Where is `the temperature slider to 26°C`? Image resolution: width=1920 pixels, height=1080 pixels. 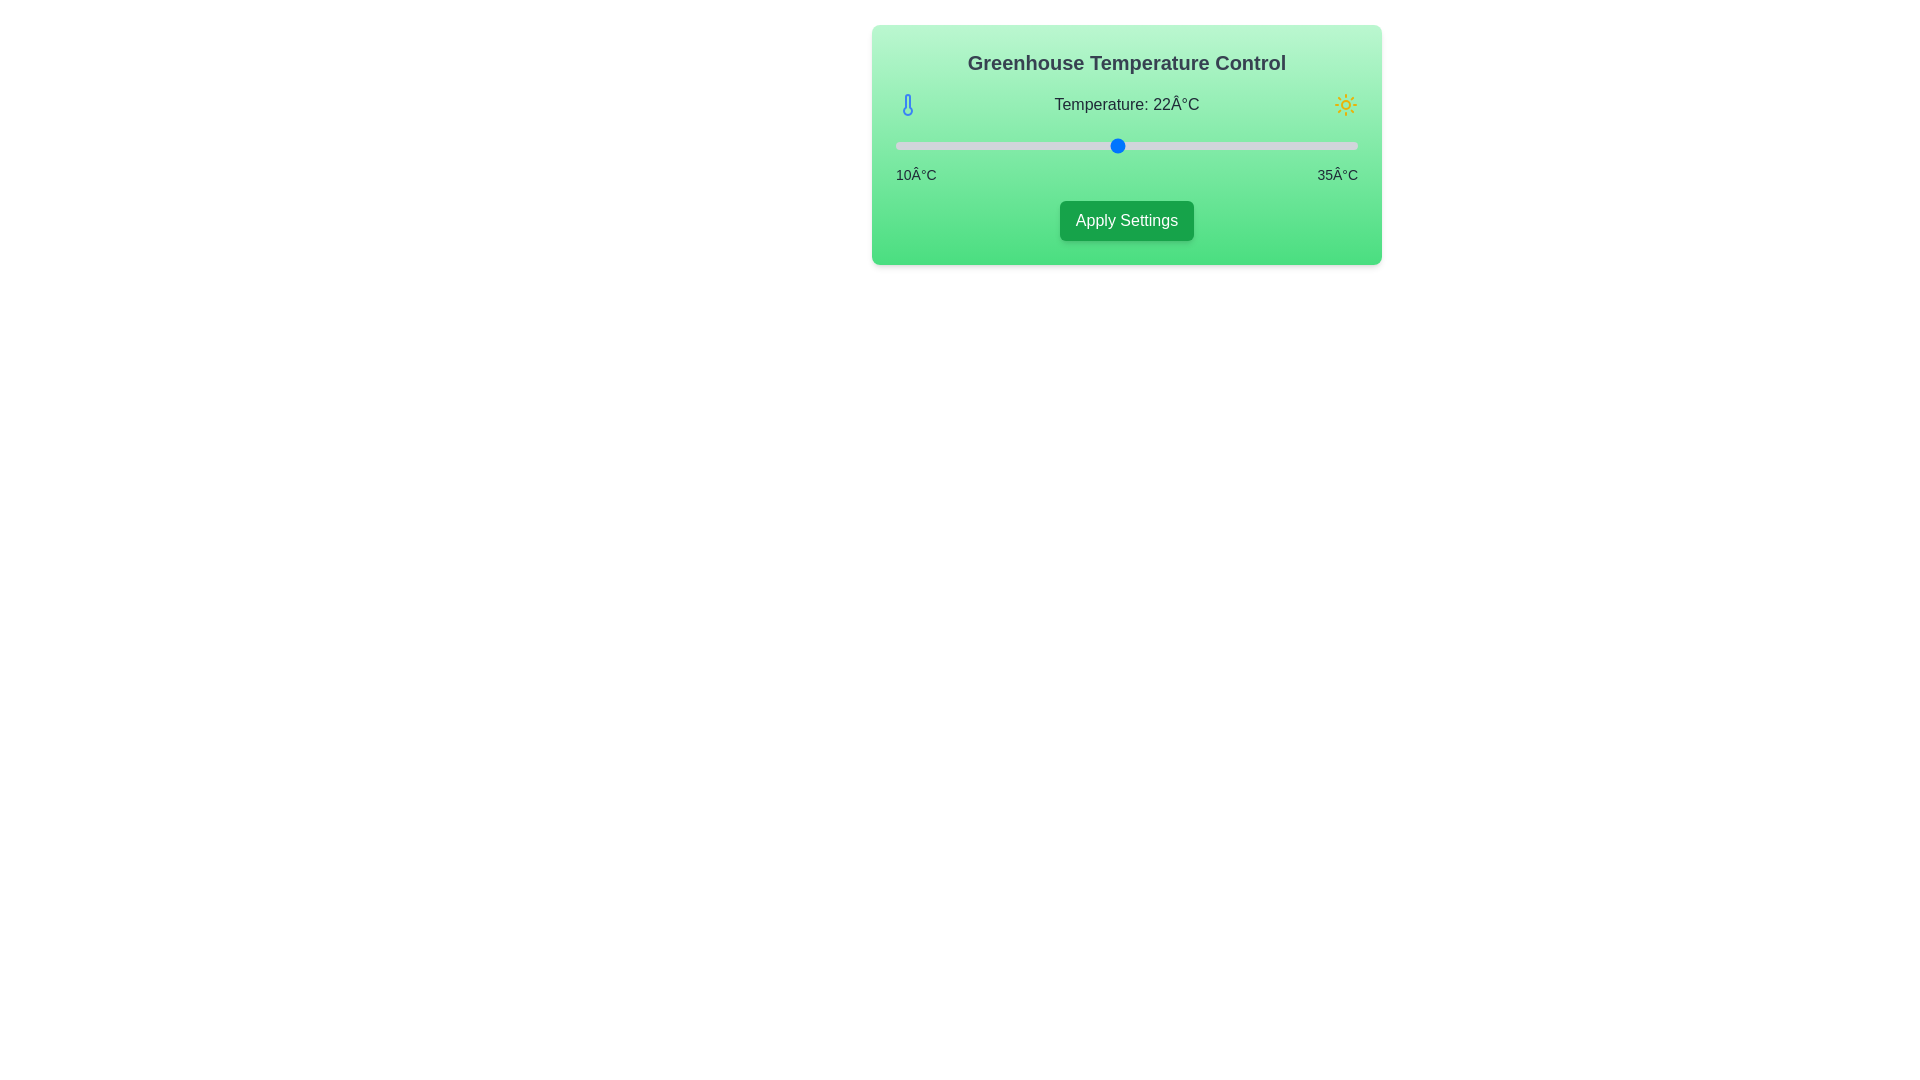
the temperature slider to 26°C is located at coordinates (1191, 145).